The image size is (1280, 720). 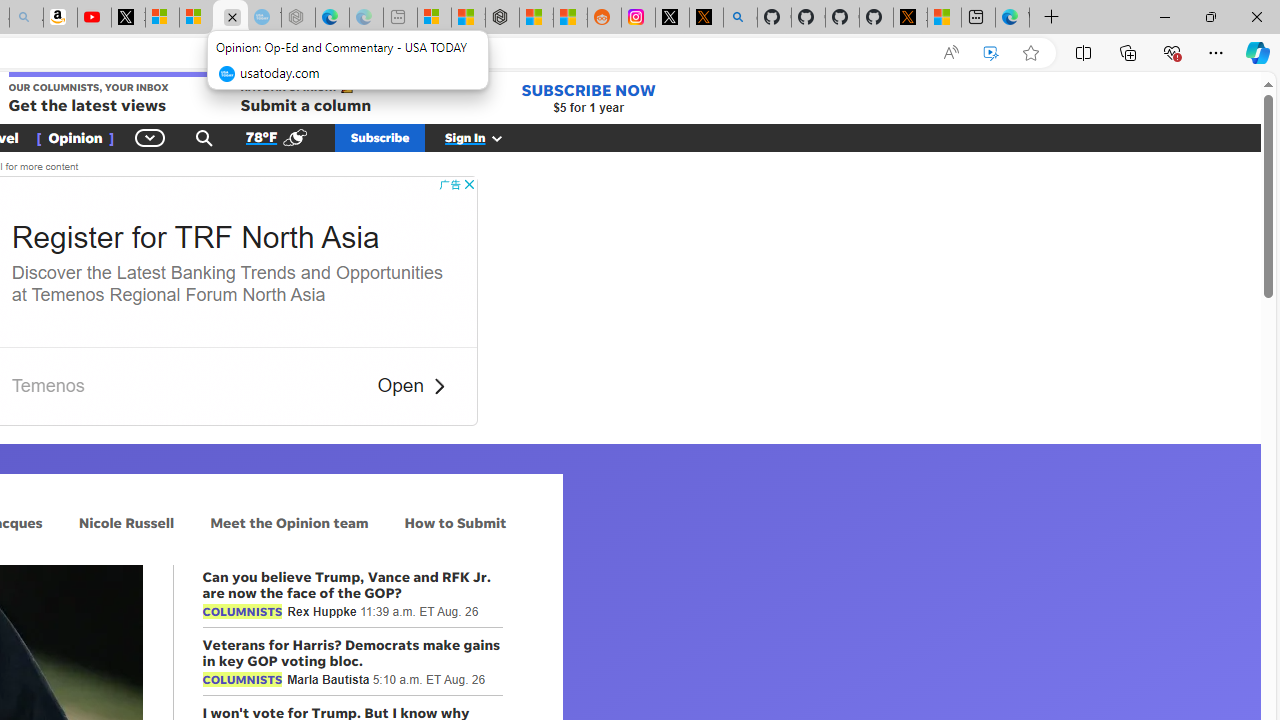 What do you see at coordinates (672, 17) in the screenshot?
I see `'Log in to X / X'` at bounding box center [672, 17].